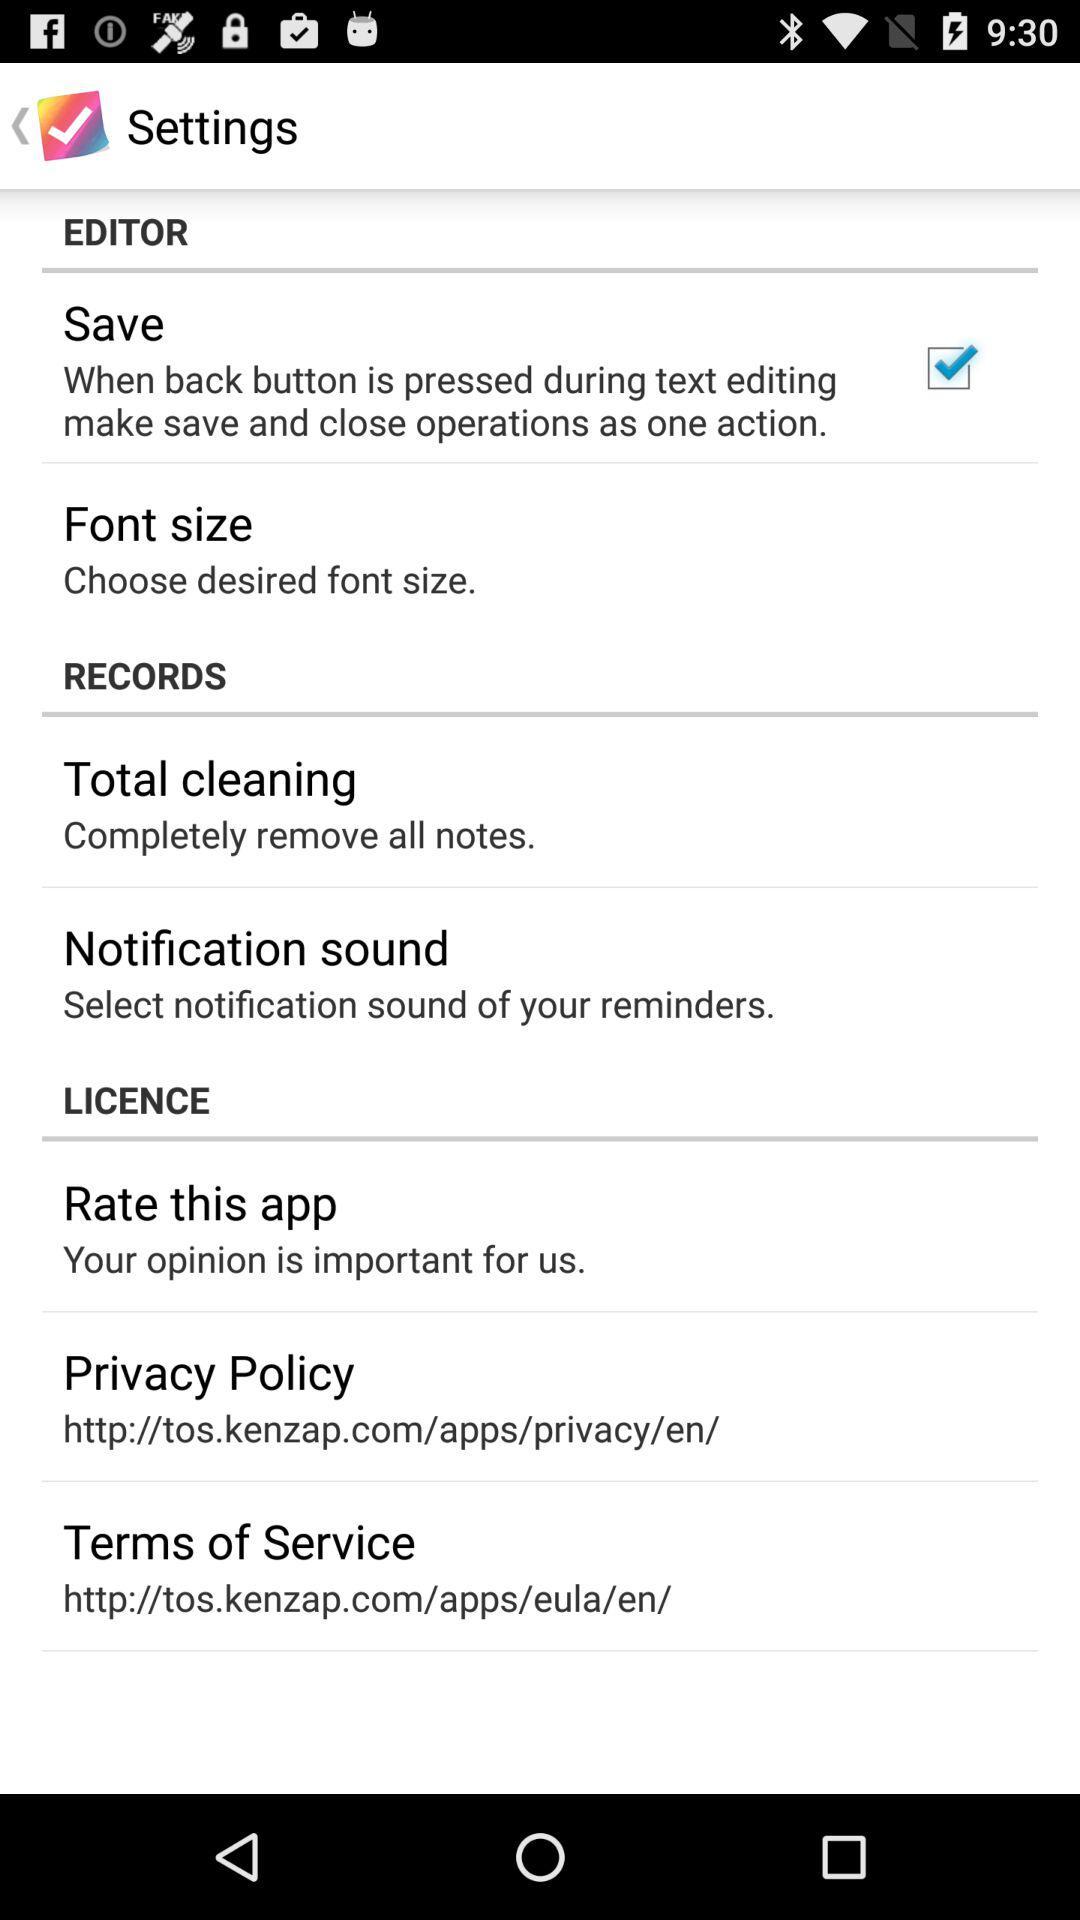  Describe the element at coordinates (540, 230) in the screenshot. I see `editor` at that location.